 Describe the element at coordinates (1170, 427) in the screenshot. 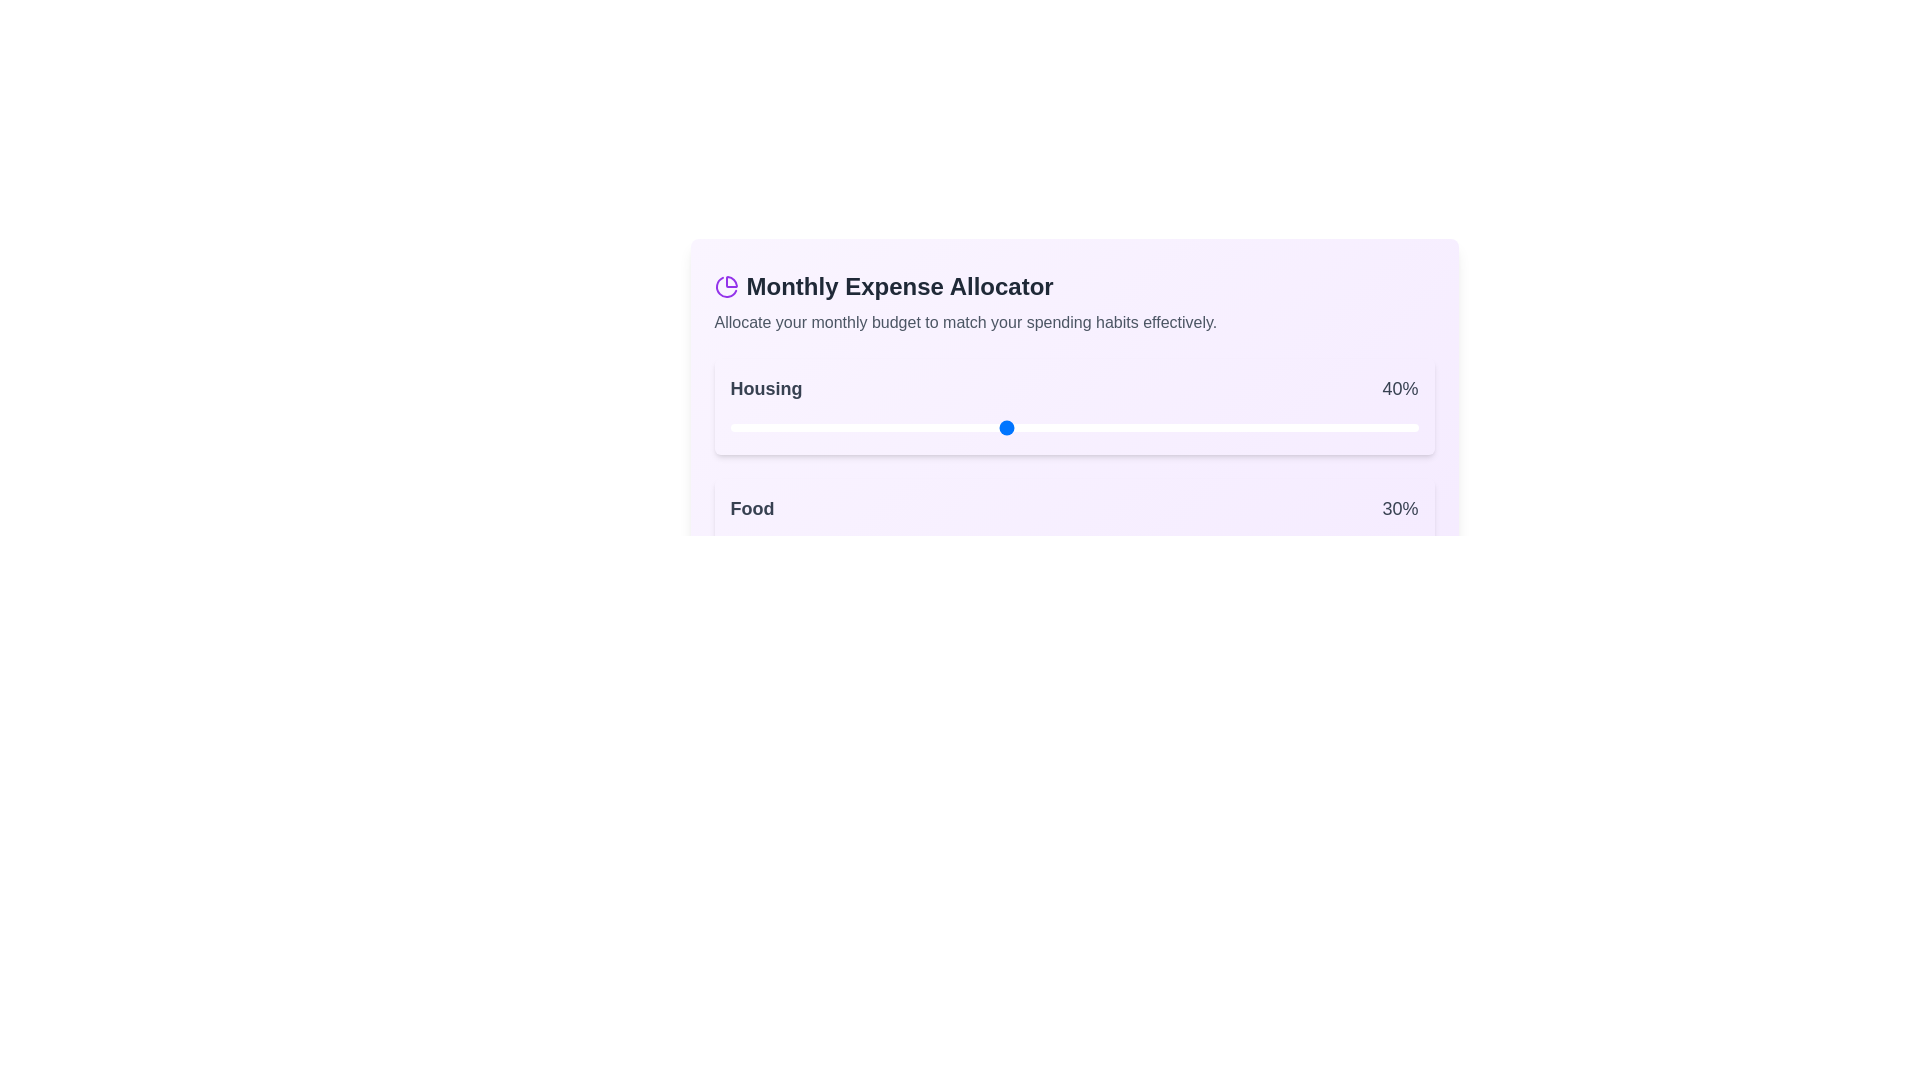

I see `the value of the 'Housing' percentage slider` at that location.